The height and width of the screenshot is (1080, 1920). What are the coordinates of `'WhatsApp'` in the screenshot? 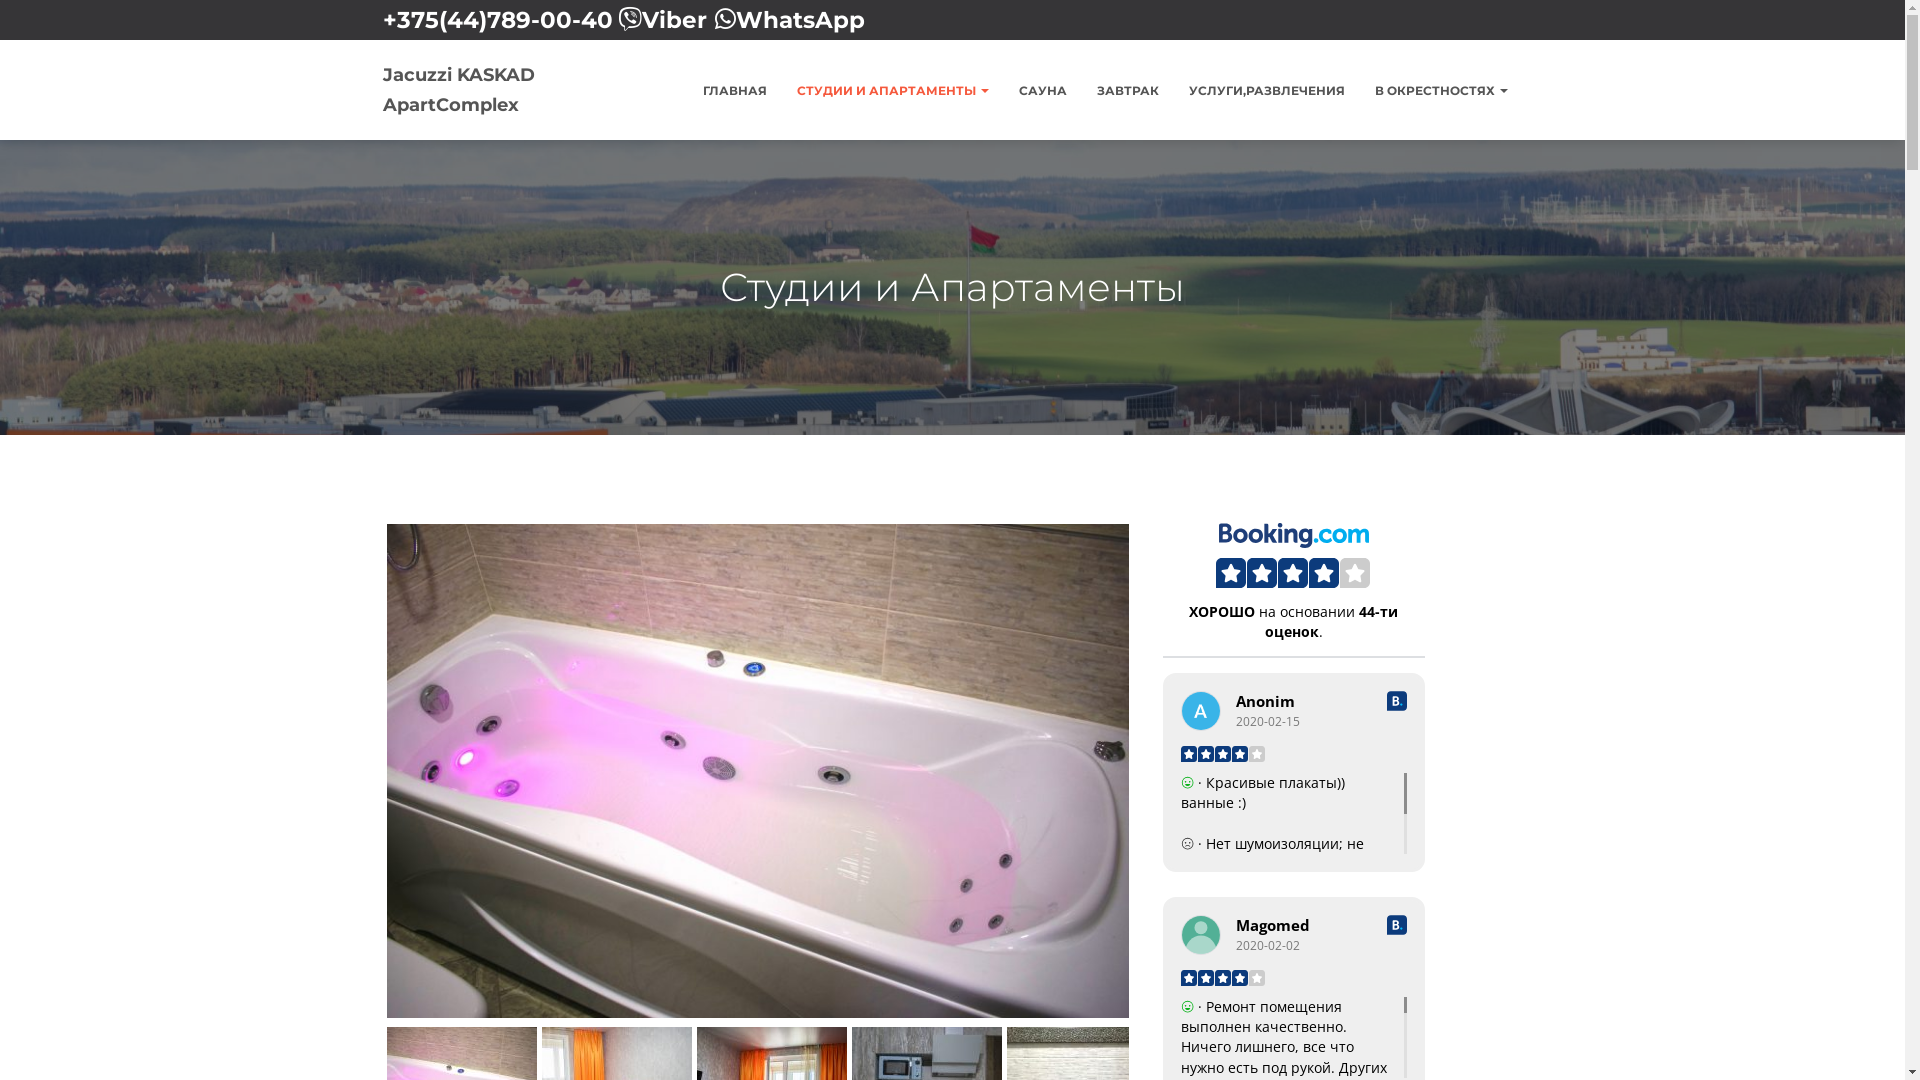 It's located at (800, 19).